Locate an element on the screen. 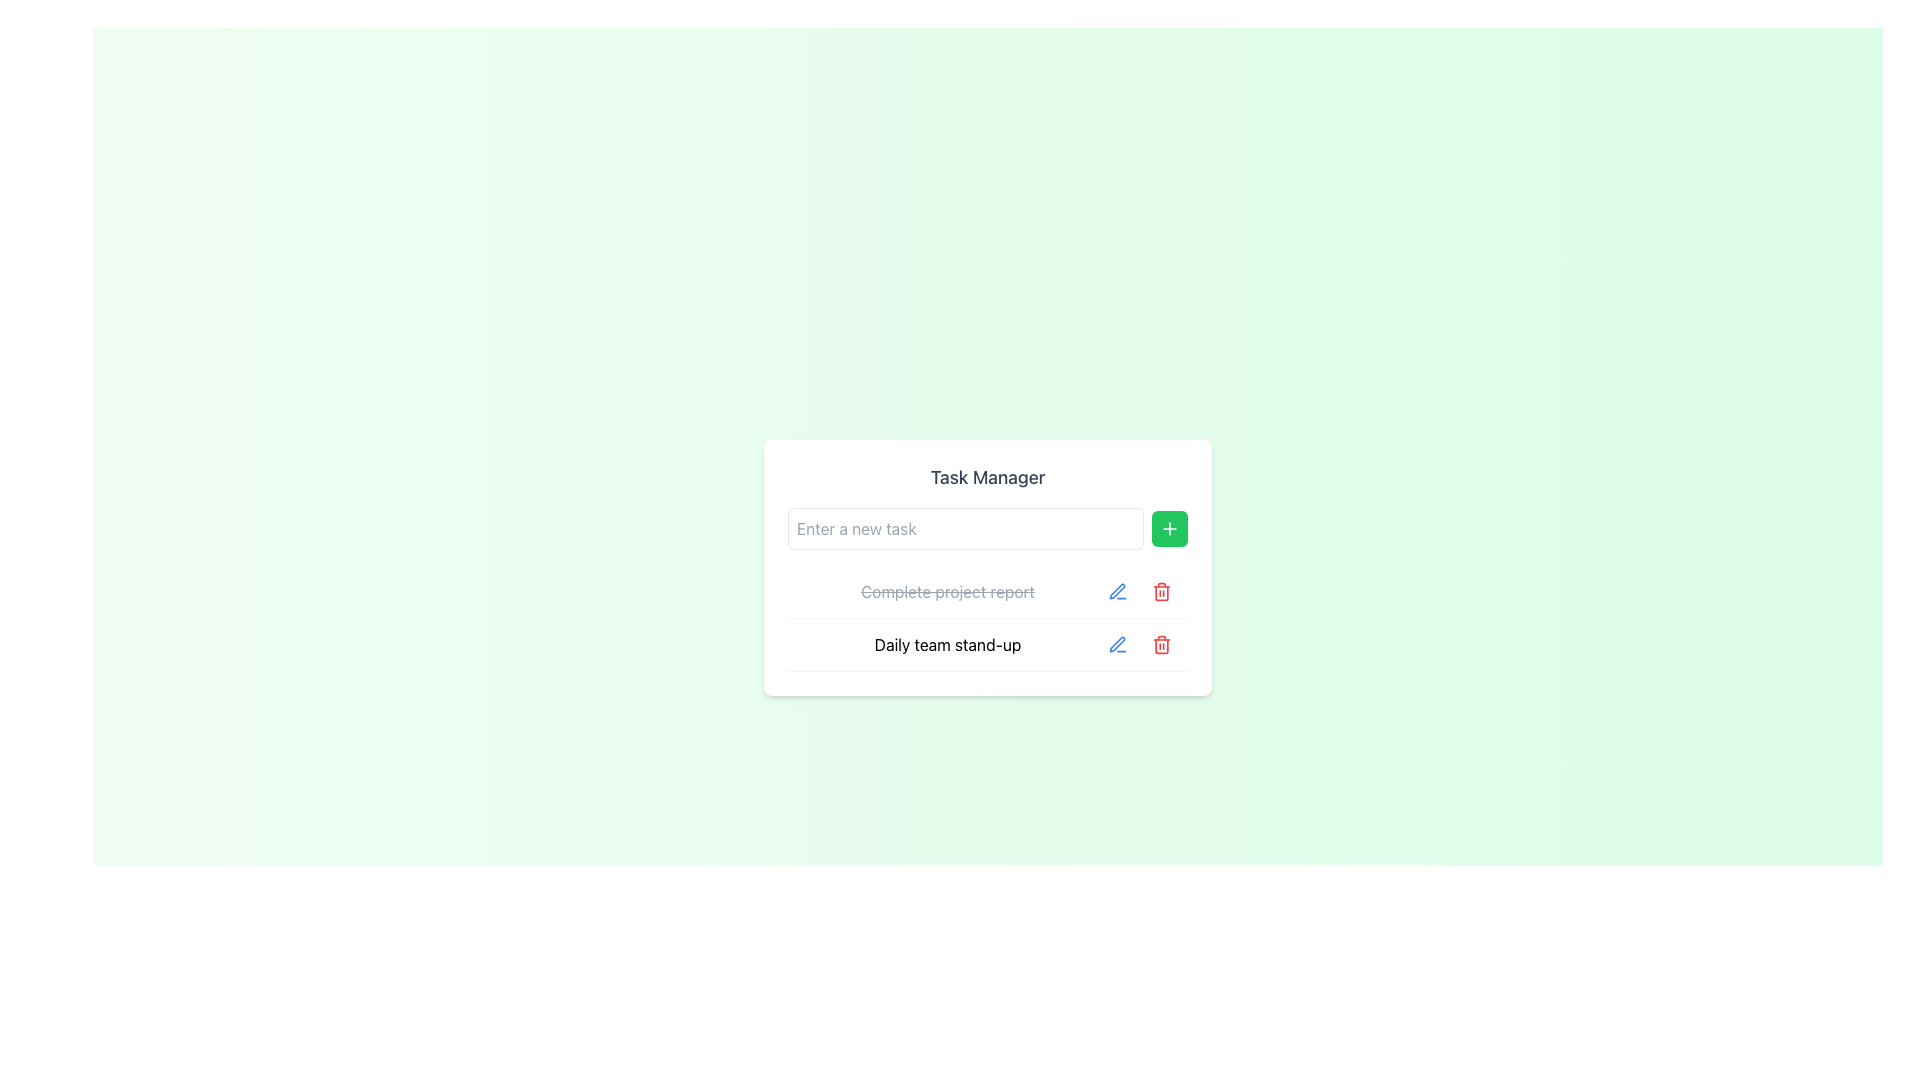  the edit button for the task entry labeled 'Complete project report' is located at coordinates (1117, 590).